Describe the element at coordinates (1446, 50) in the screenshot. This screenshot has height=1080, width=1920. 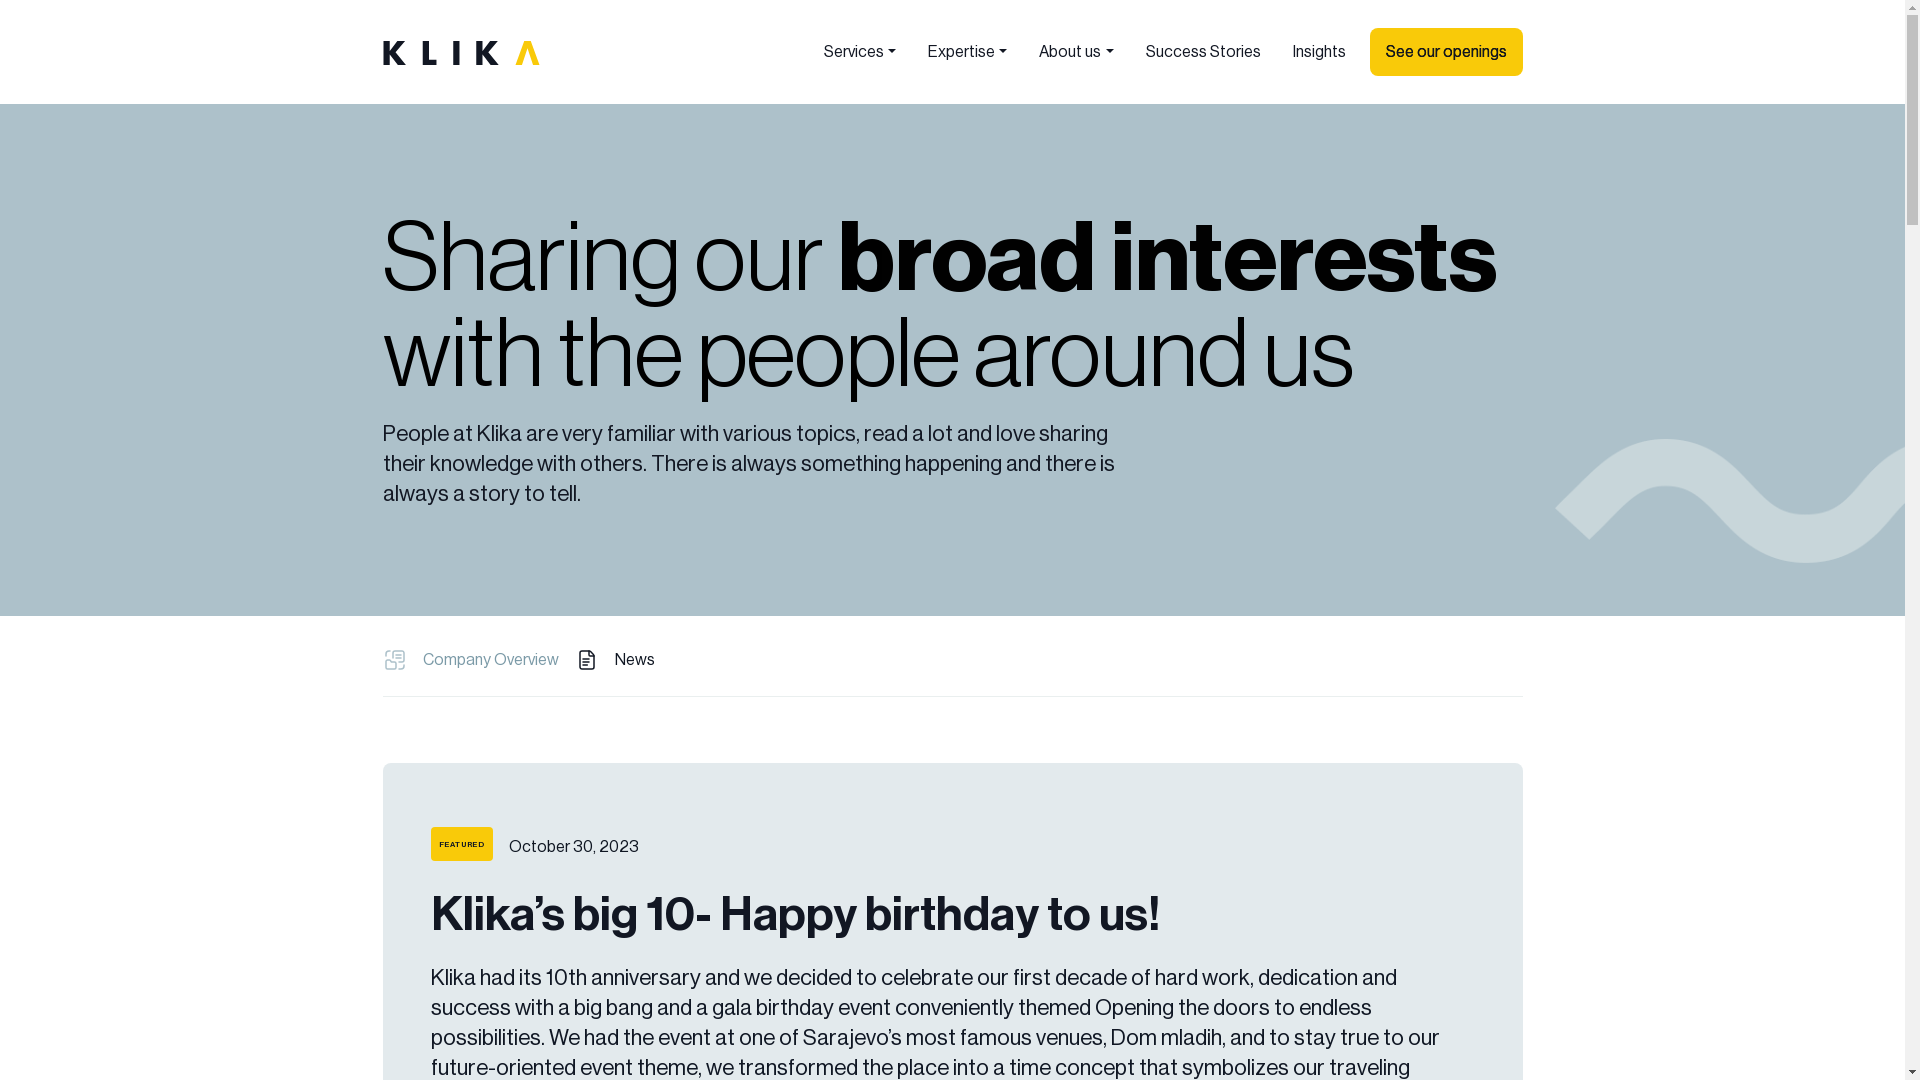
I see `'See our openings'` at that location.